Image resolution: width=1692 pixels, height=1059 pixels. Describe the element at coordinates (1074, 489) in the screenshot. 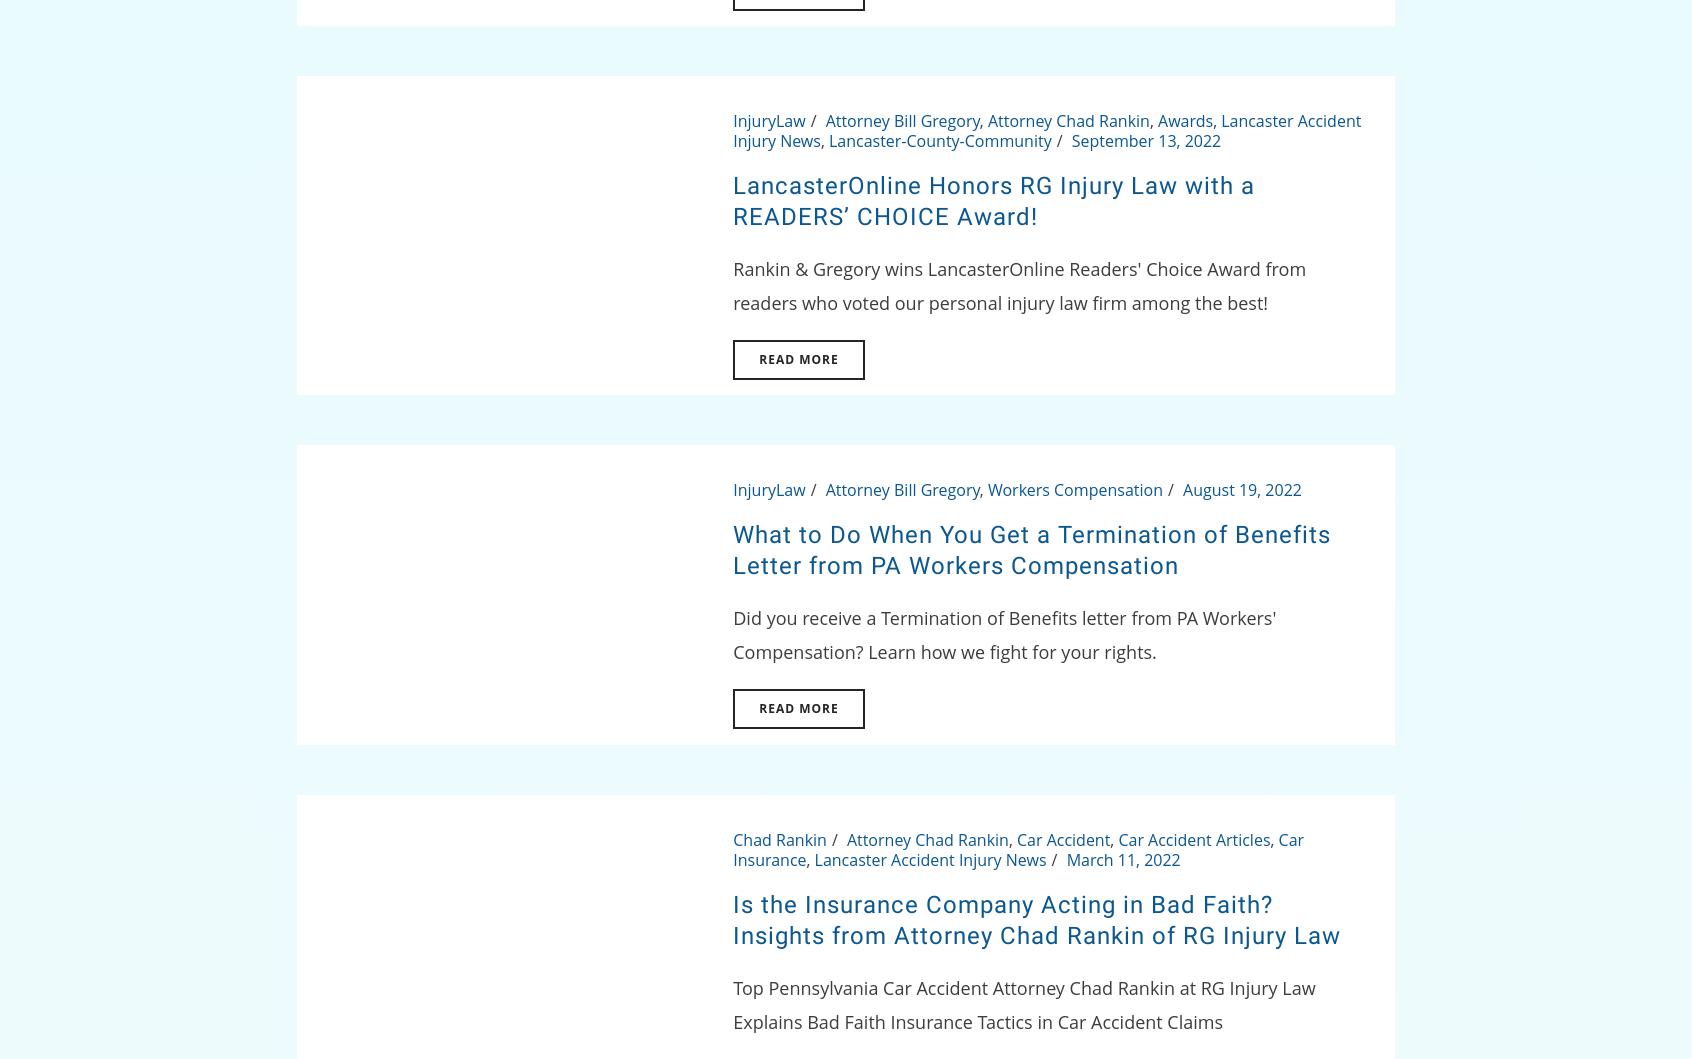

I see `'Workers Compensation'` at that location.